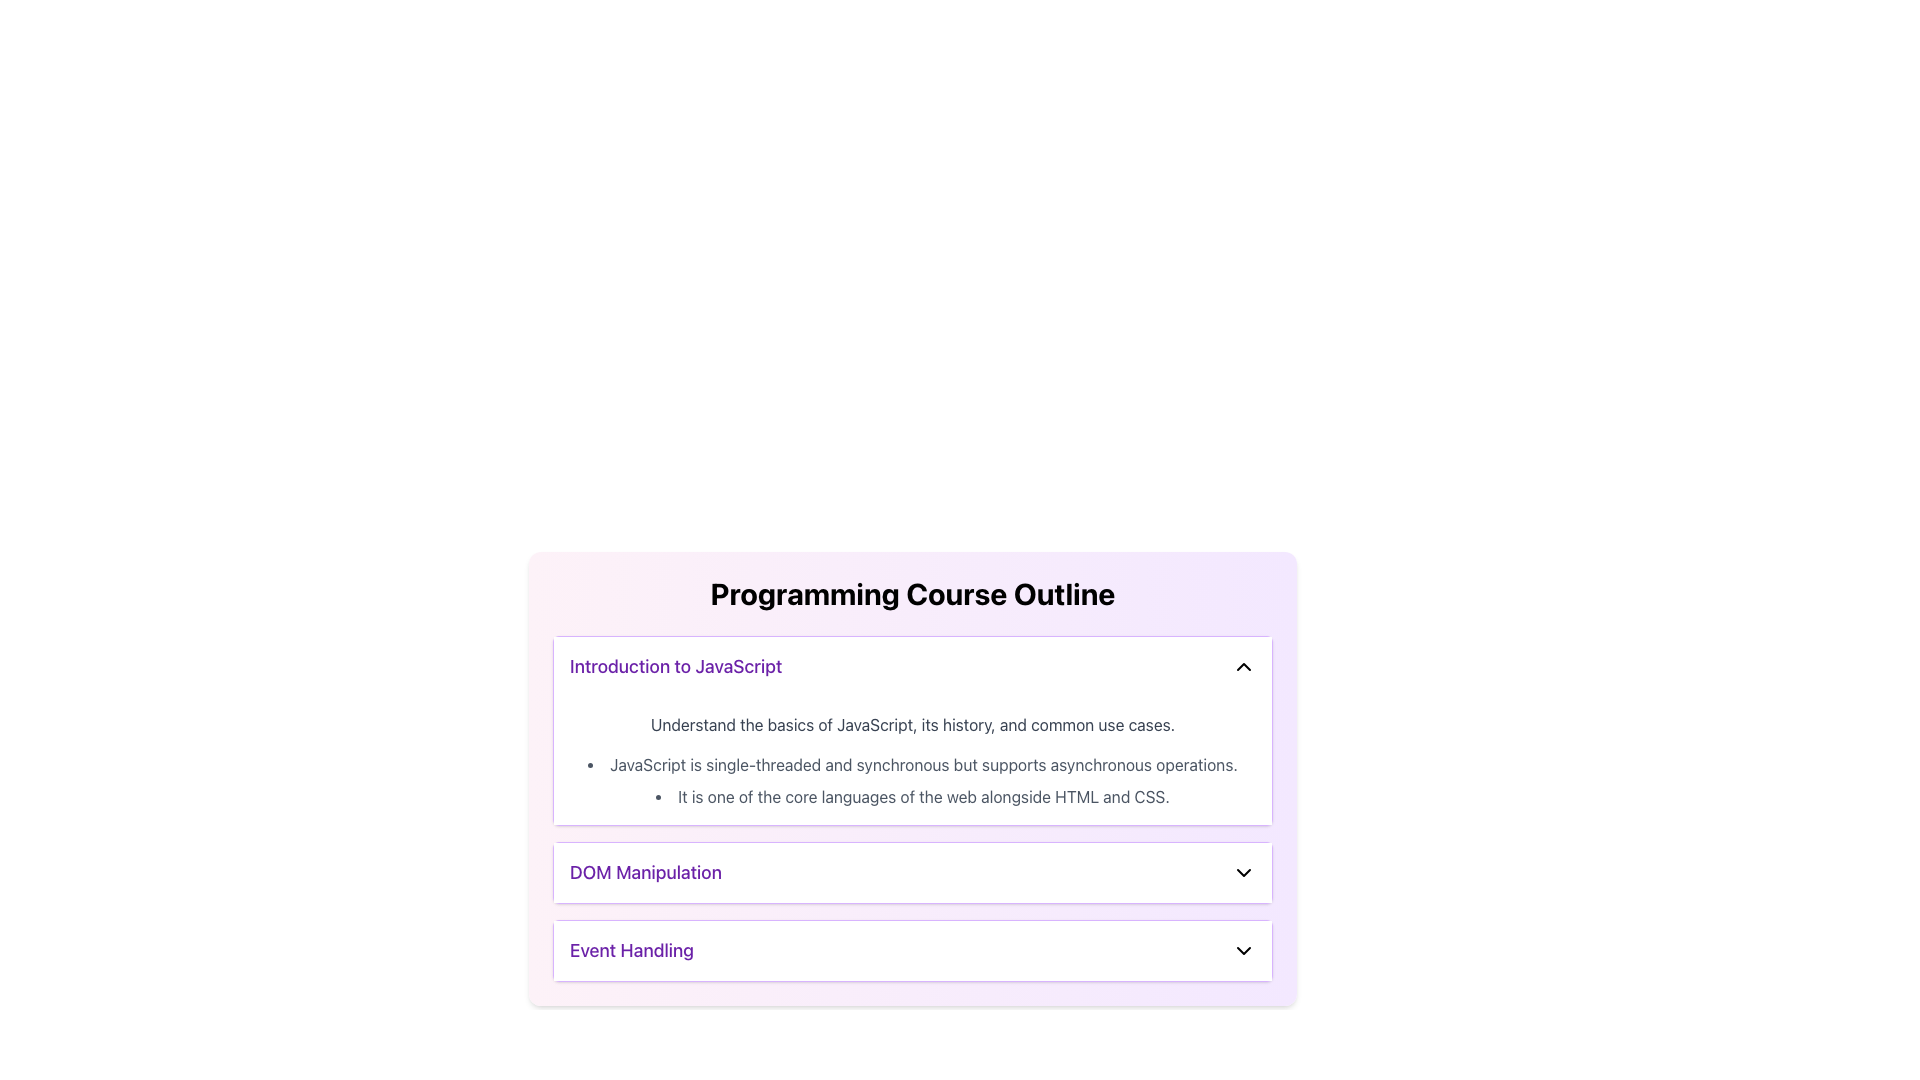 This screenshot has height=1080, width=1920. Describe the element at coordinates (1242, 950) in the screenshot. I see `the downward chevron arrow icon located at the far right of the 'Event Handling' entry` at that location.